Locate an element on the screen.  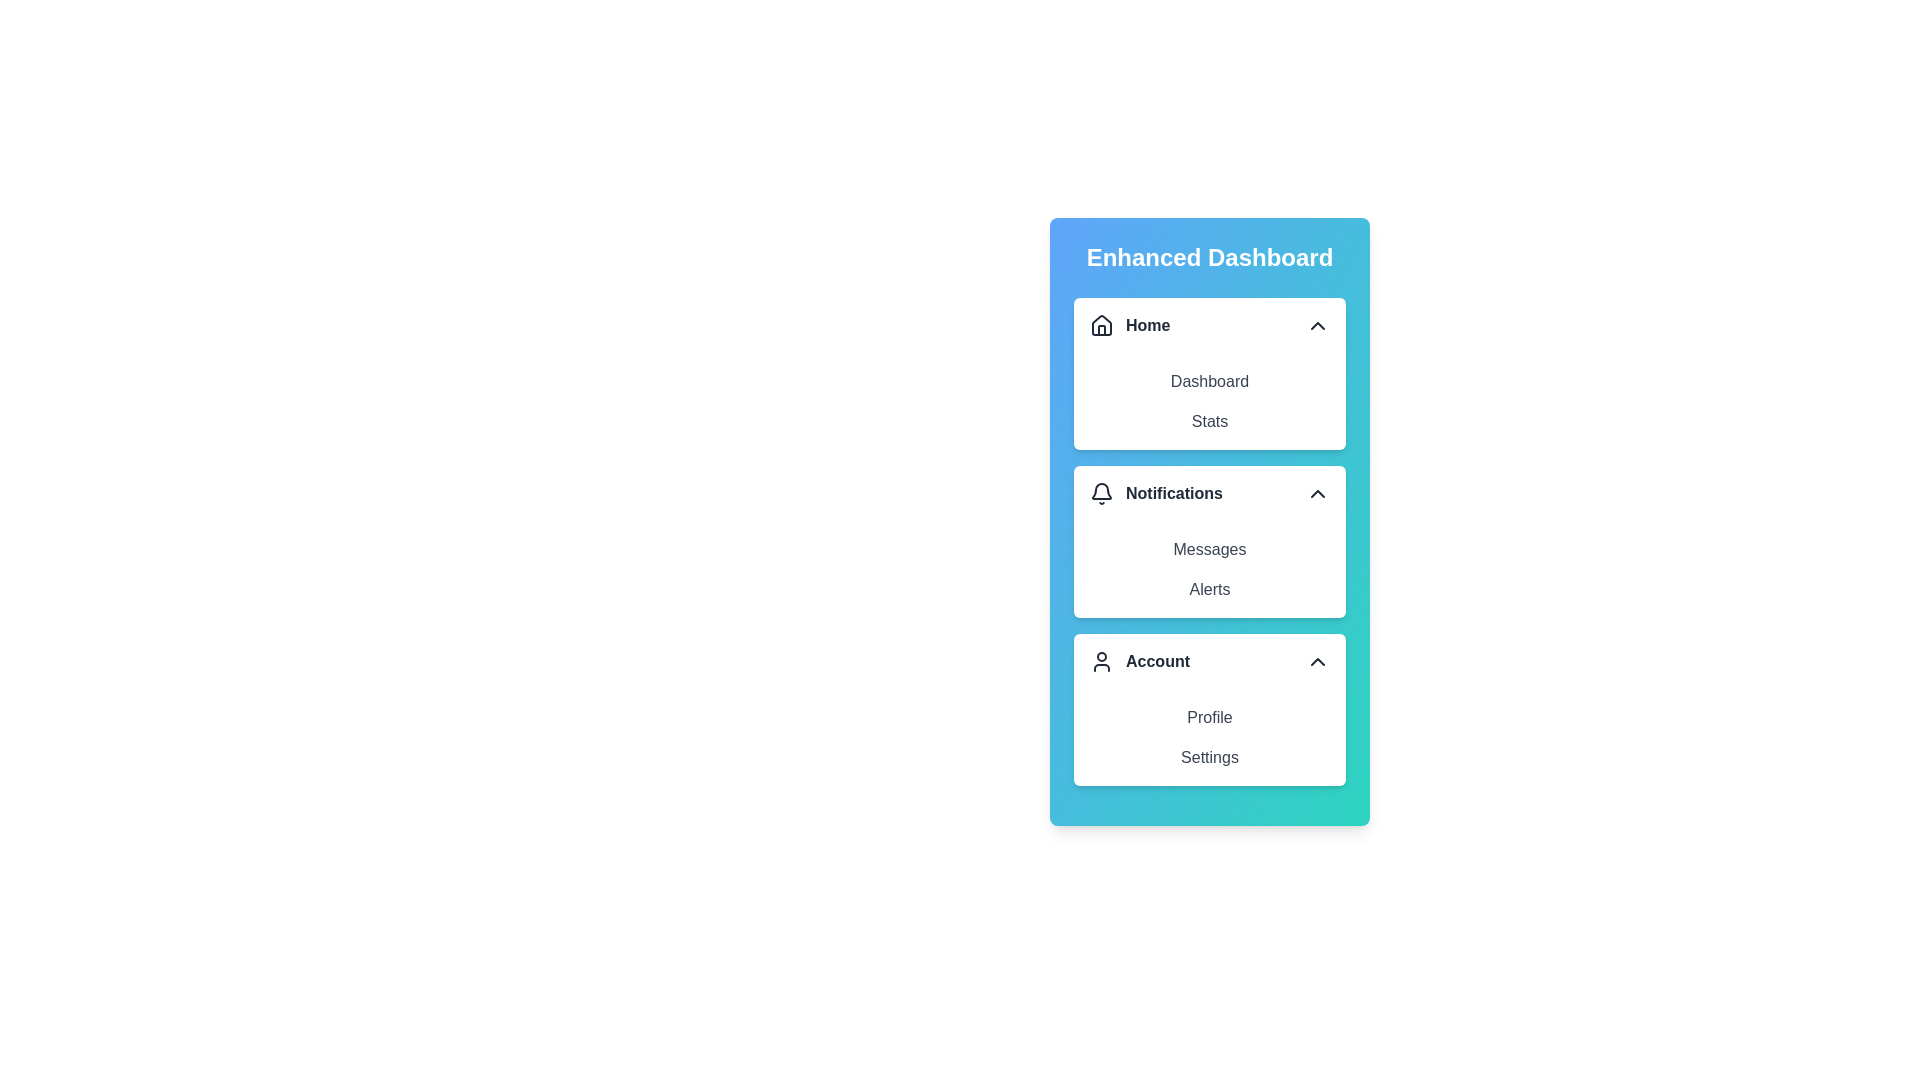
the menu item Dashboard from the expanded section is located at coordinates (1208, 381).